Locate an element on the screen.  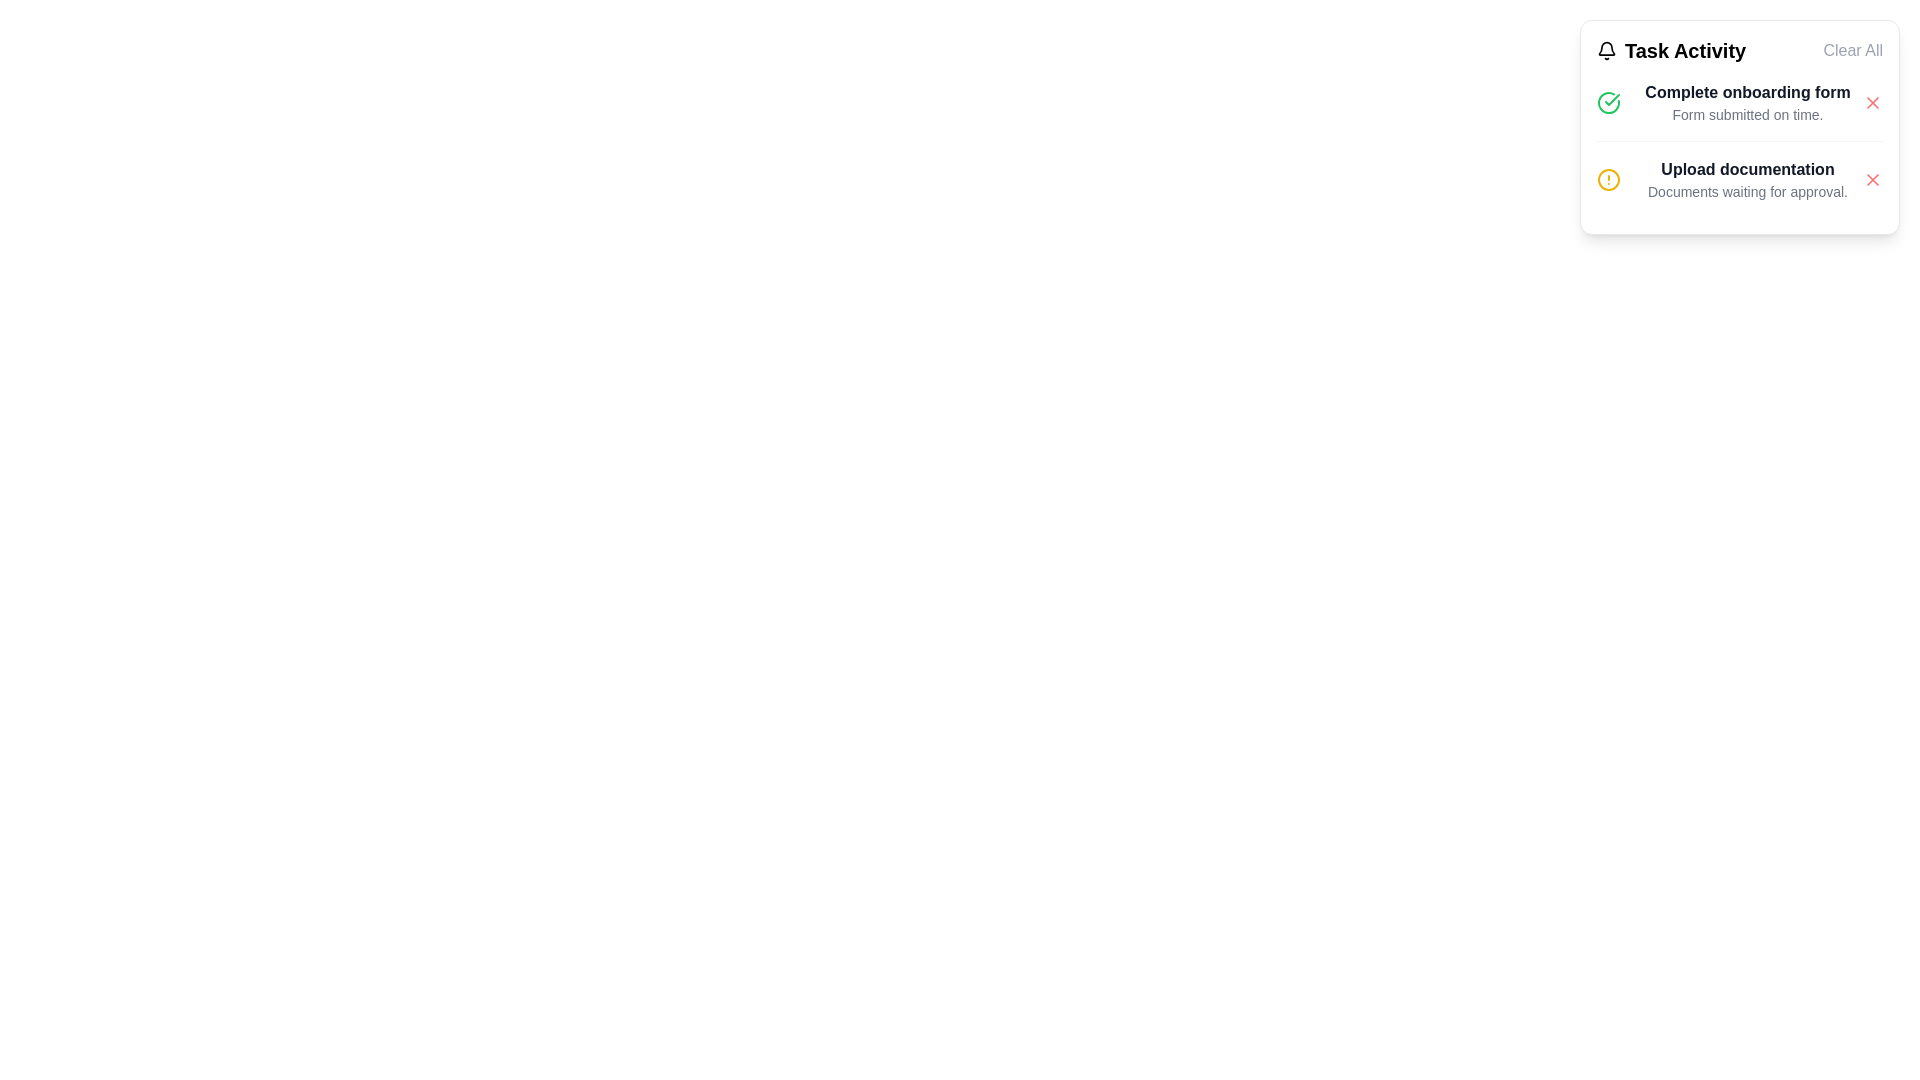
the green checkmark icon that indicates the successful completion of the 'Complete onboarding form' task, located in the upper part of the 'Task Activity' section is located at coordinates (1608, 103).